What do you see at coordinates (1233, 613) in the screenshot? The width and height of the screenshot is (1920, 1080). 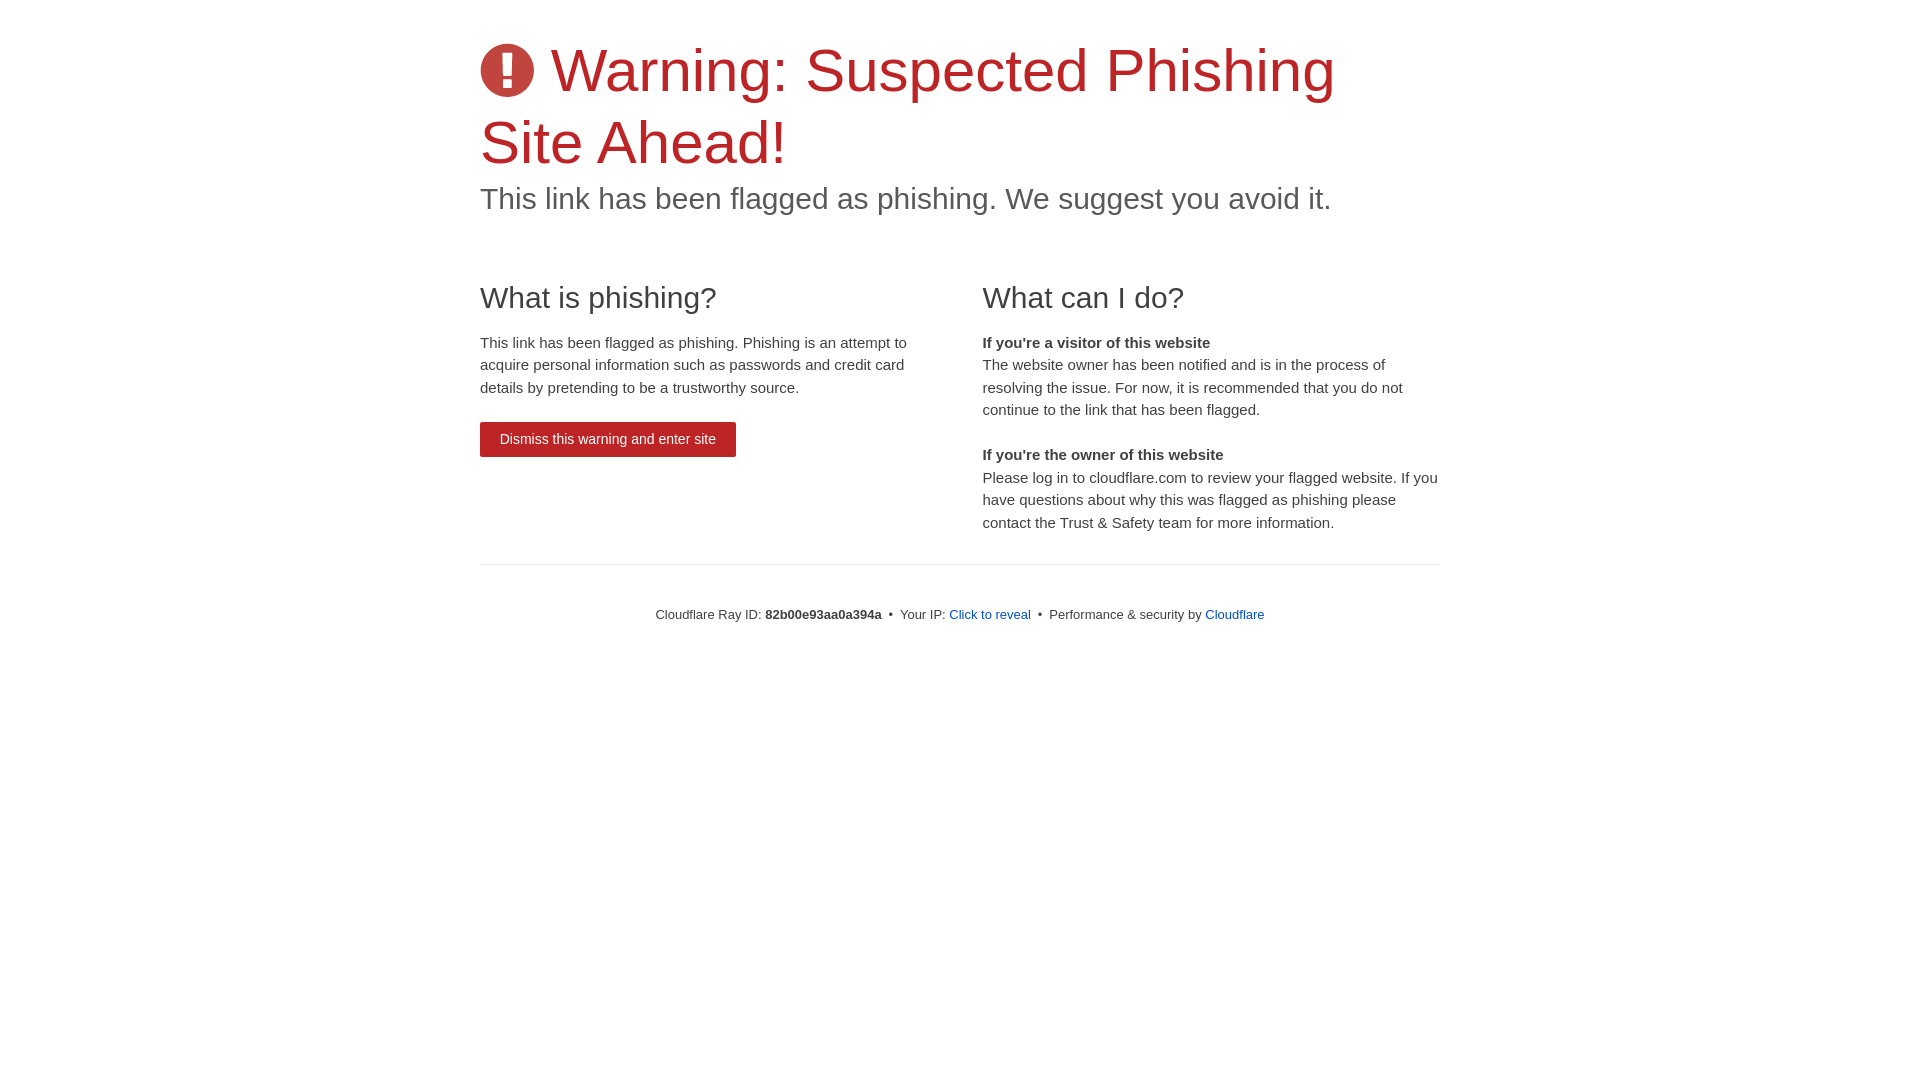 I see `'Cloudflare'` at bounding box center [1233, 613].